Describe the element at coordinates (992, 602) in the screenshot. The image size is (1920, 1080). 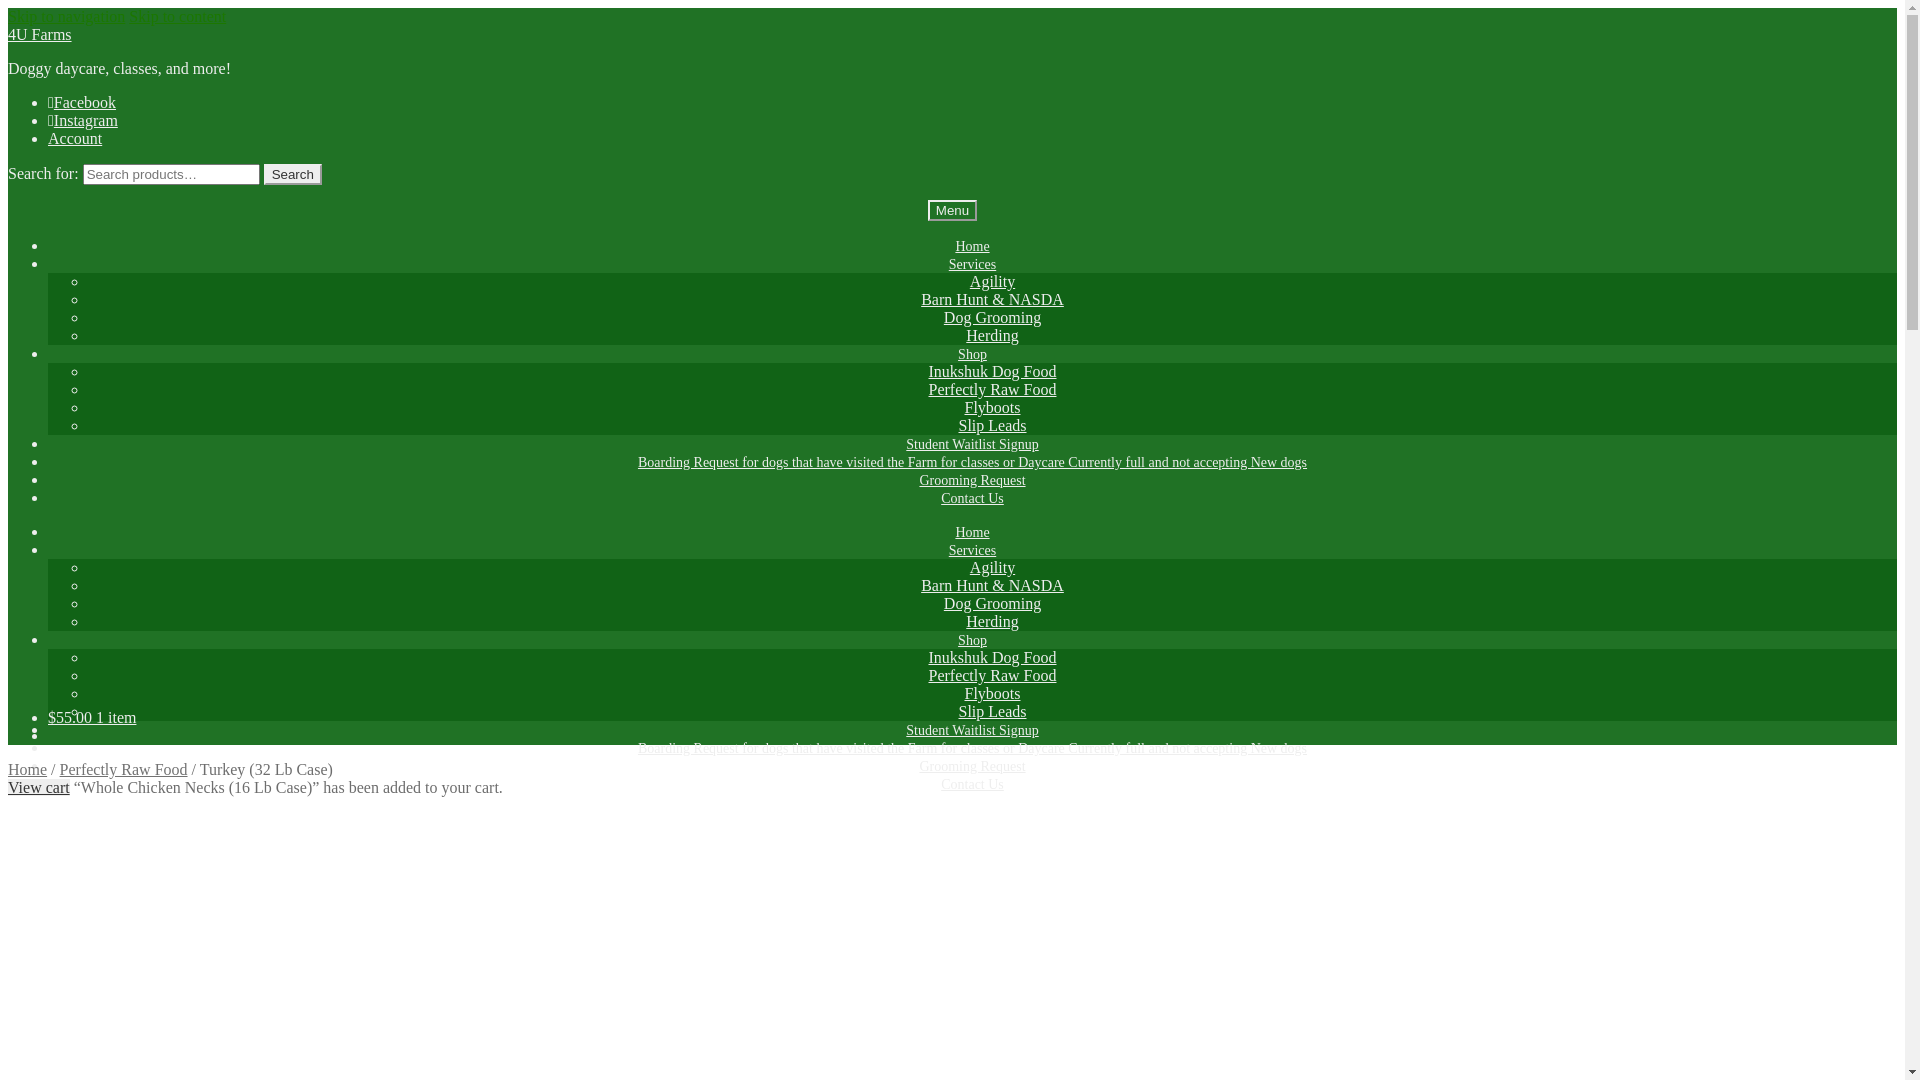
I see `'Dog Grooming'` at that location.